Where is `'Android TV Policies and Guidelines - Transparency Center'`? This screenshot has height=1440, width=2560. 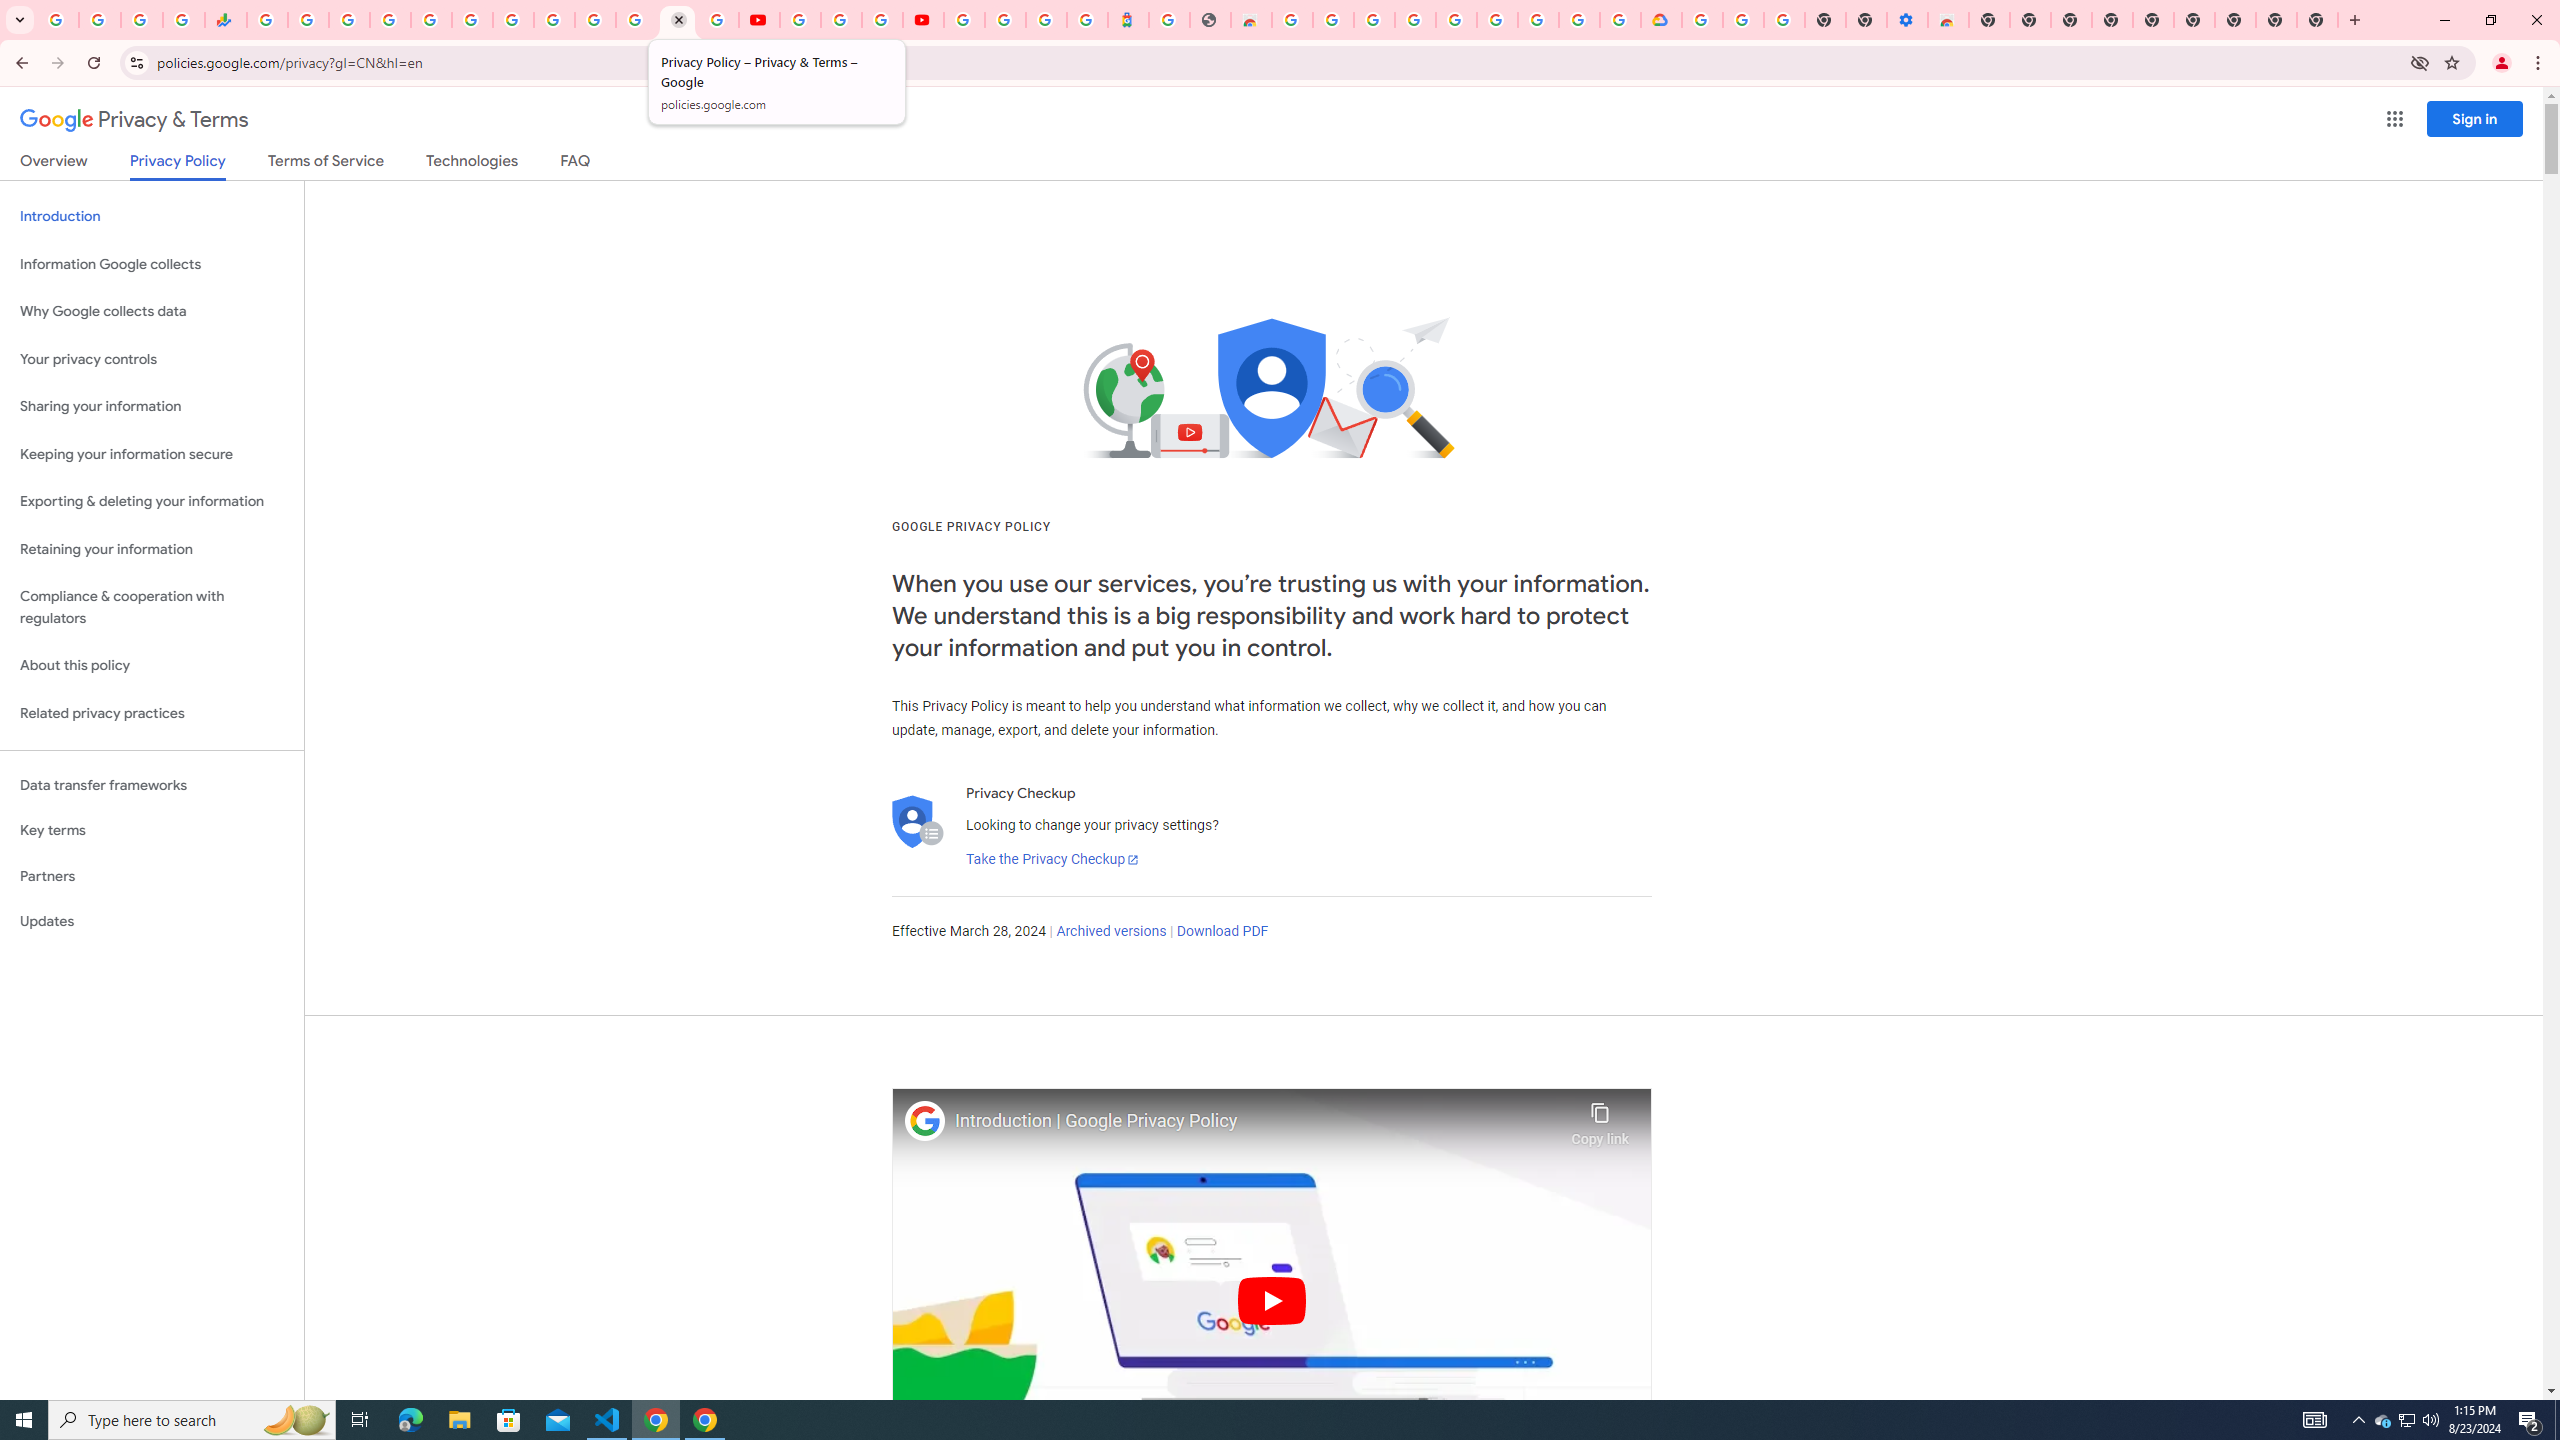
'Android TV Policies and Guidelines - Transparency Center' is located at coordinates (513, 19).